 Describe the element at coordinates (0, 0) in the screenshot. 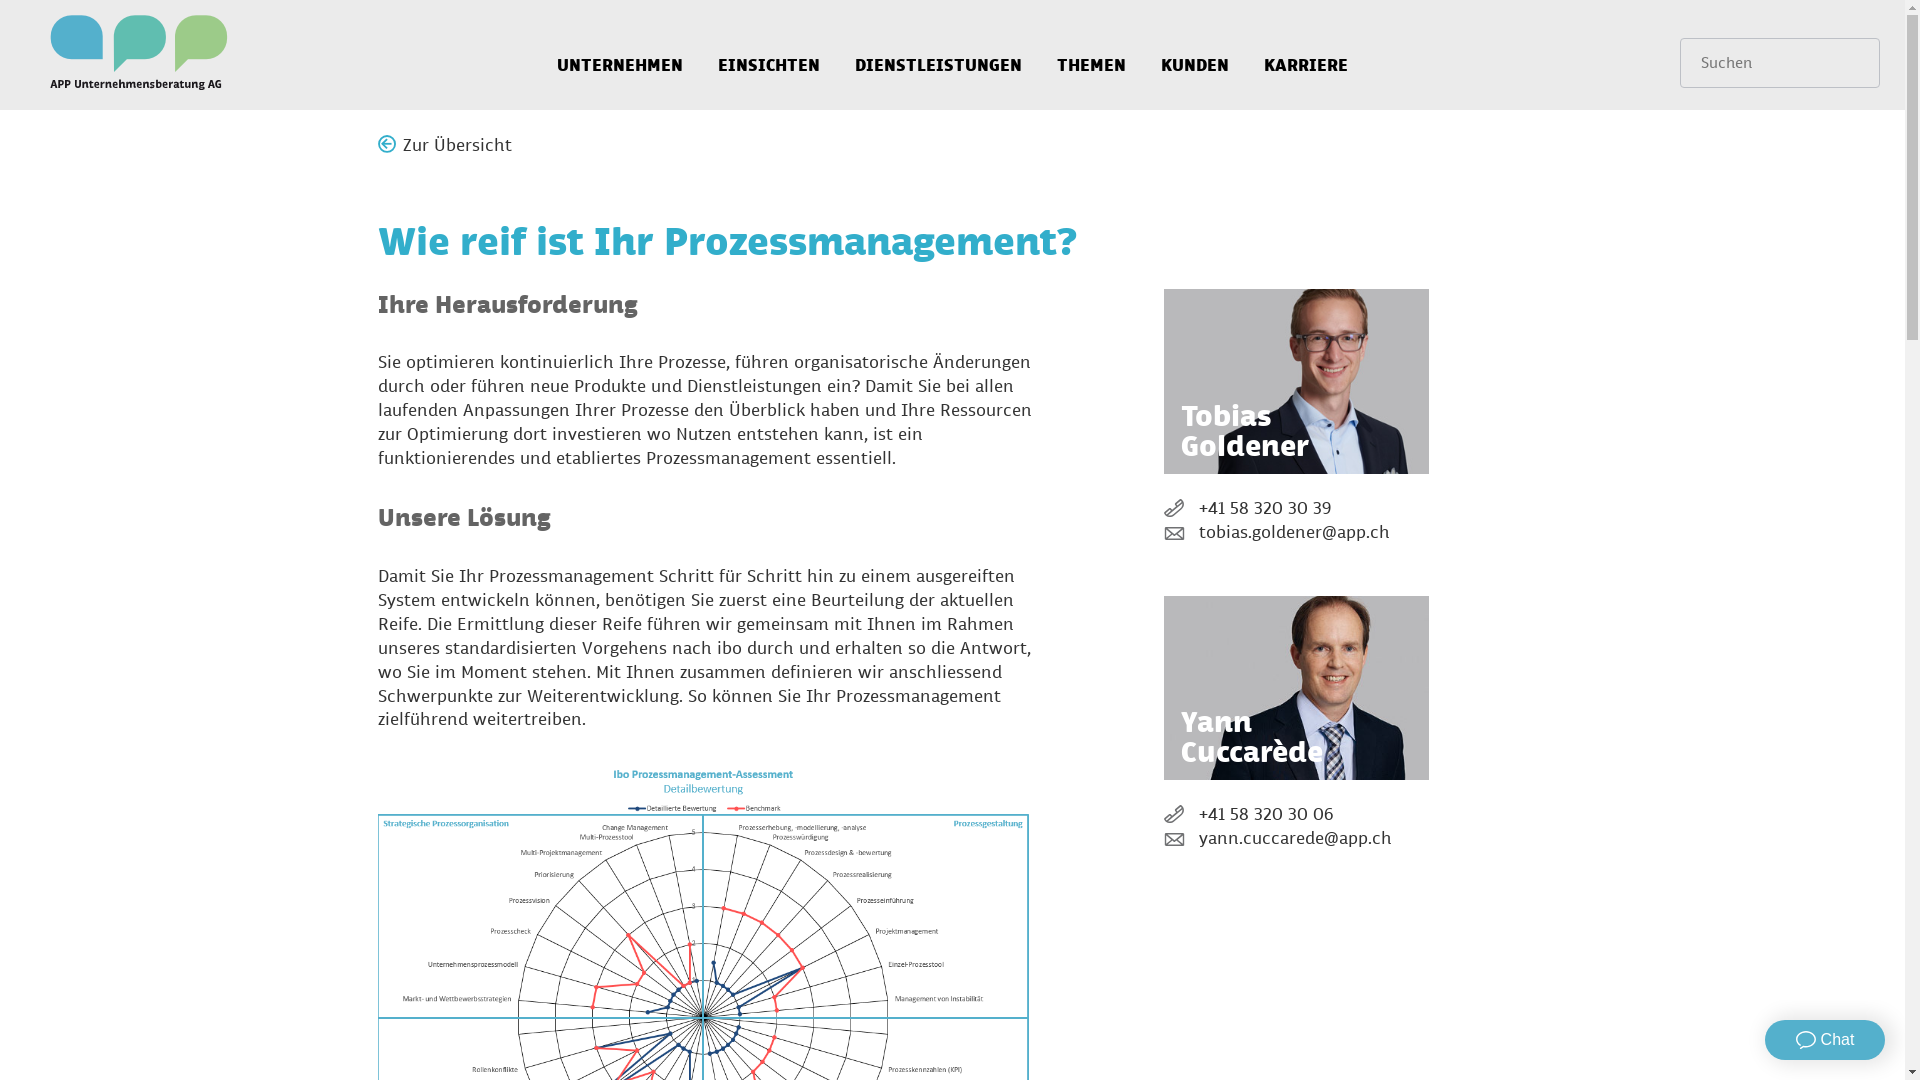

I see `'Direkt zum Inhalt'` at that location.